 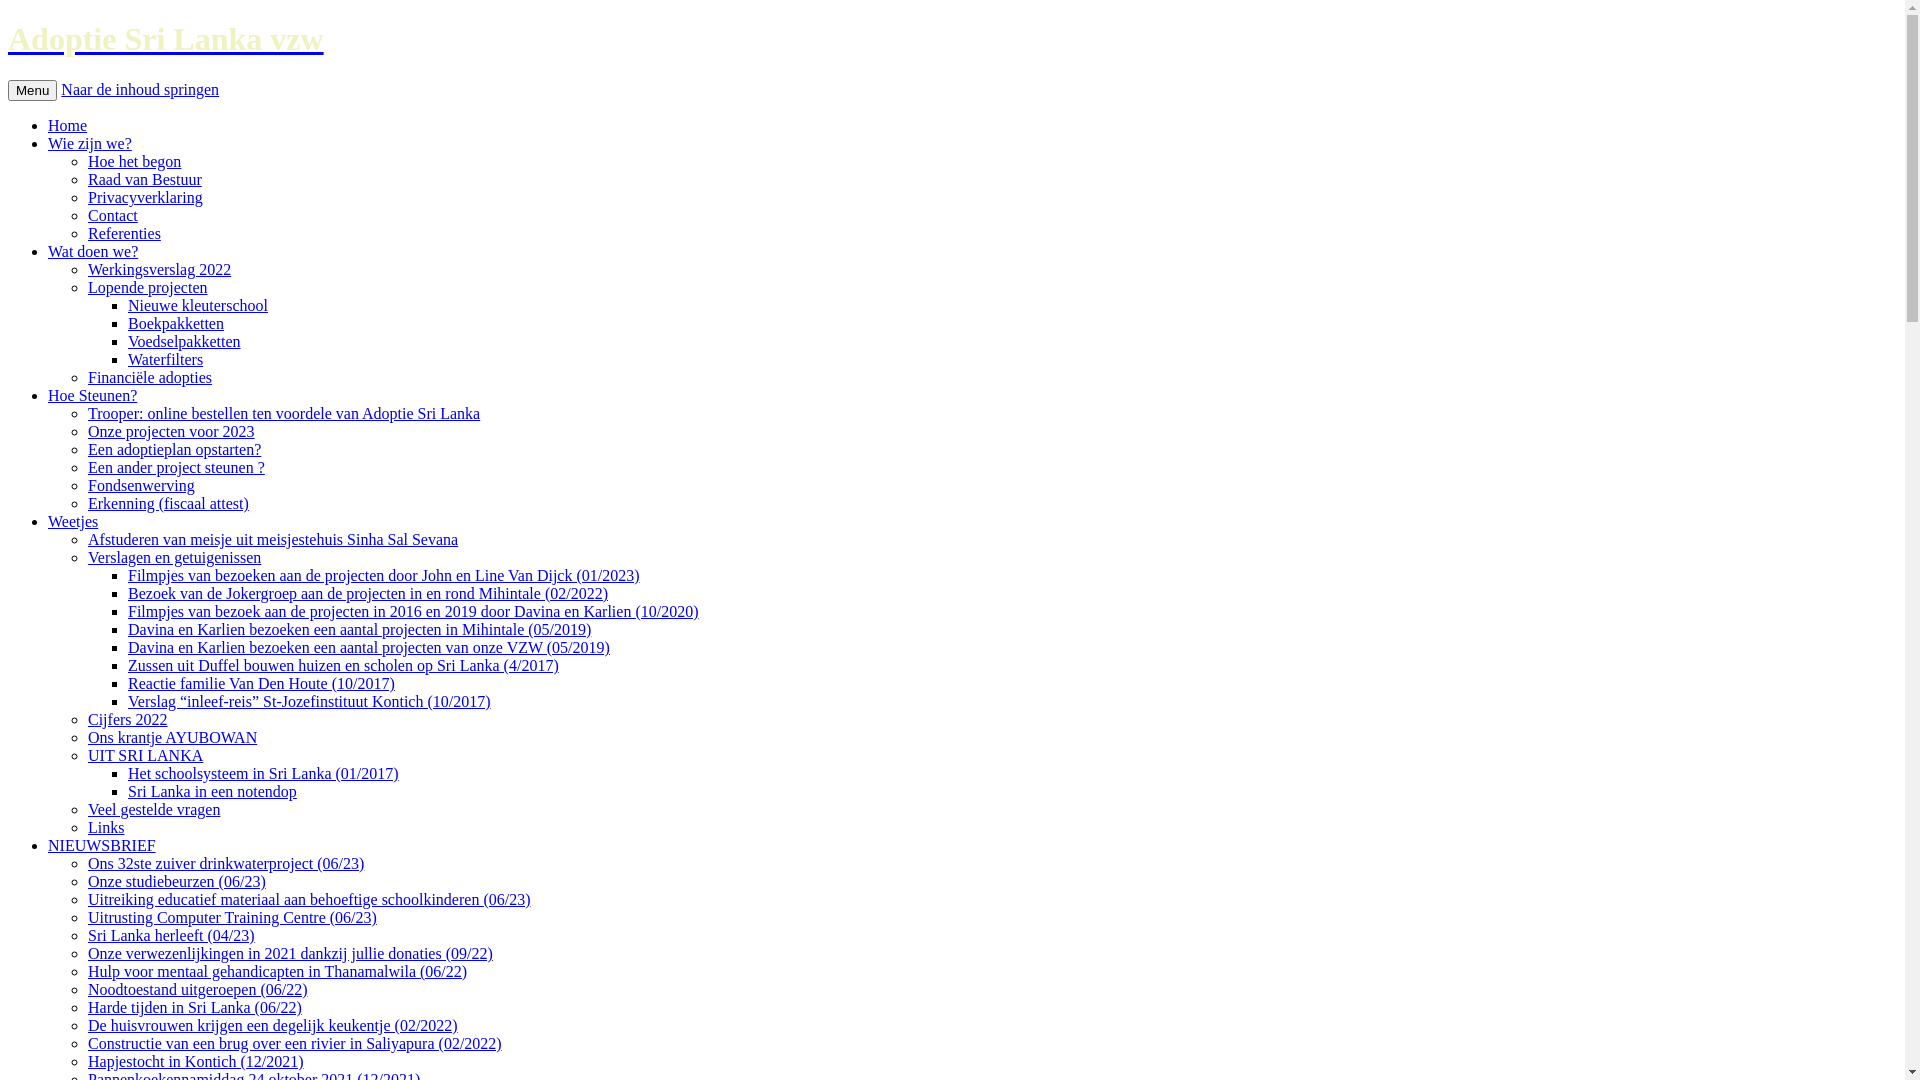 What do you see at coordinates (174, 557) in the screenshot?
I see `'Verslagen en getuigenissen'` at bounding box center [174, 557].